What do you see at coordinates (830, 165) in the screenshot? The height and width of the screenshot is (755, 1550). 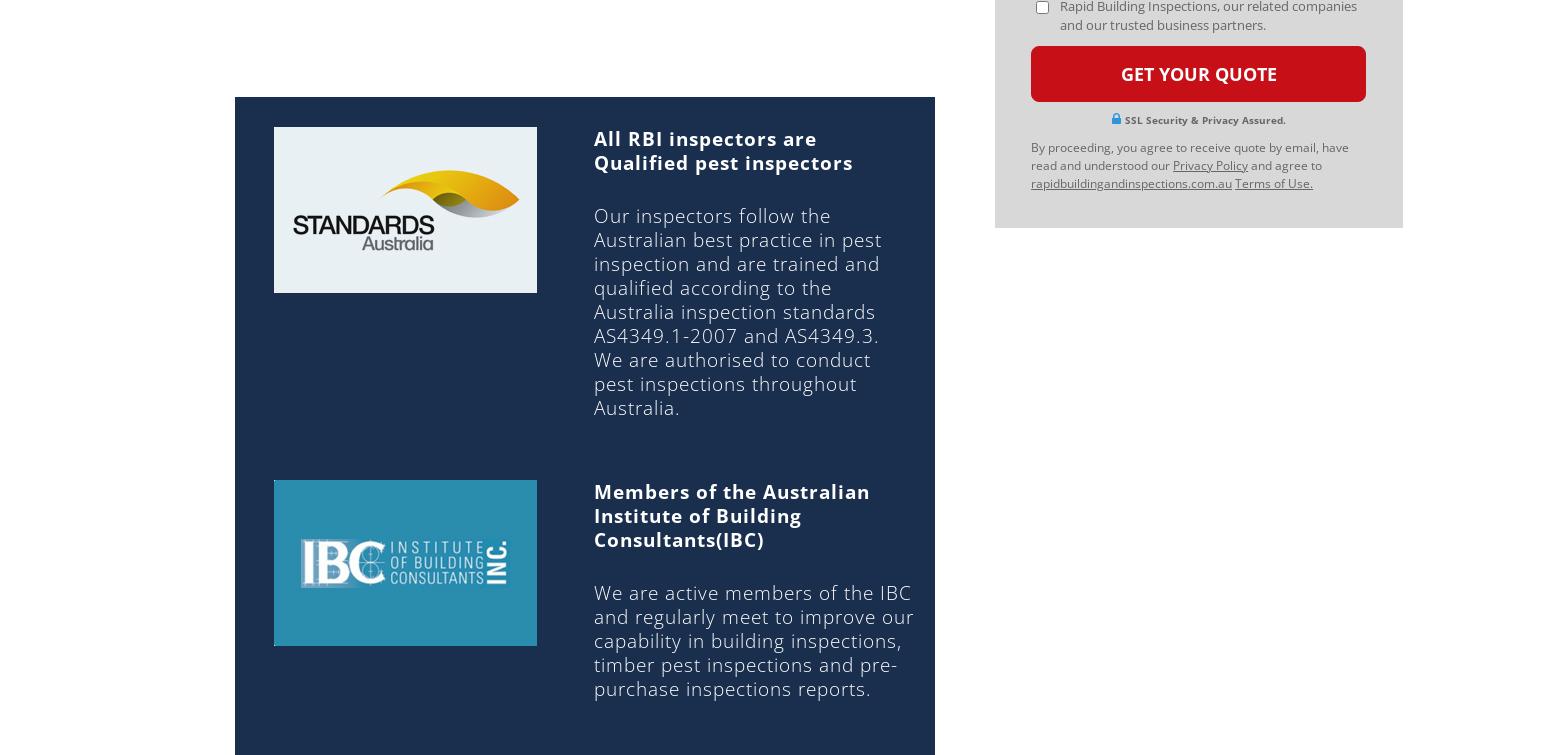 I see `'LIVERPOOL'` at bounding box center [830, 165].